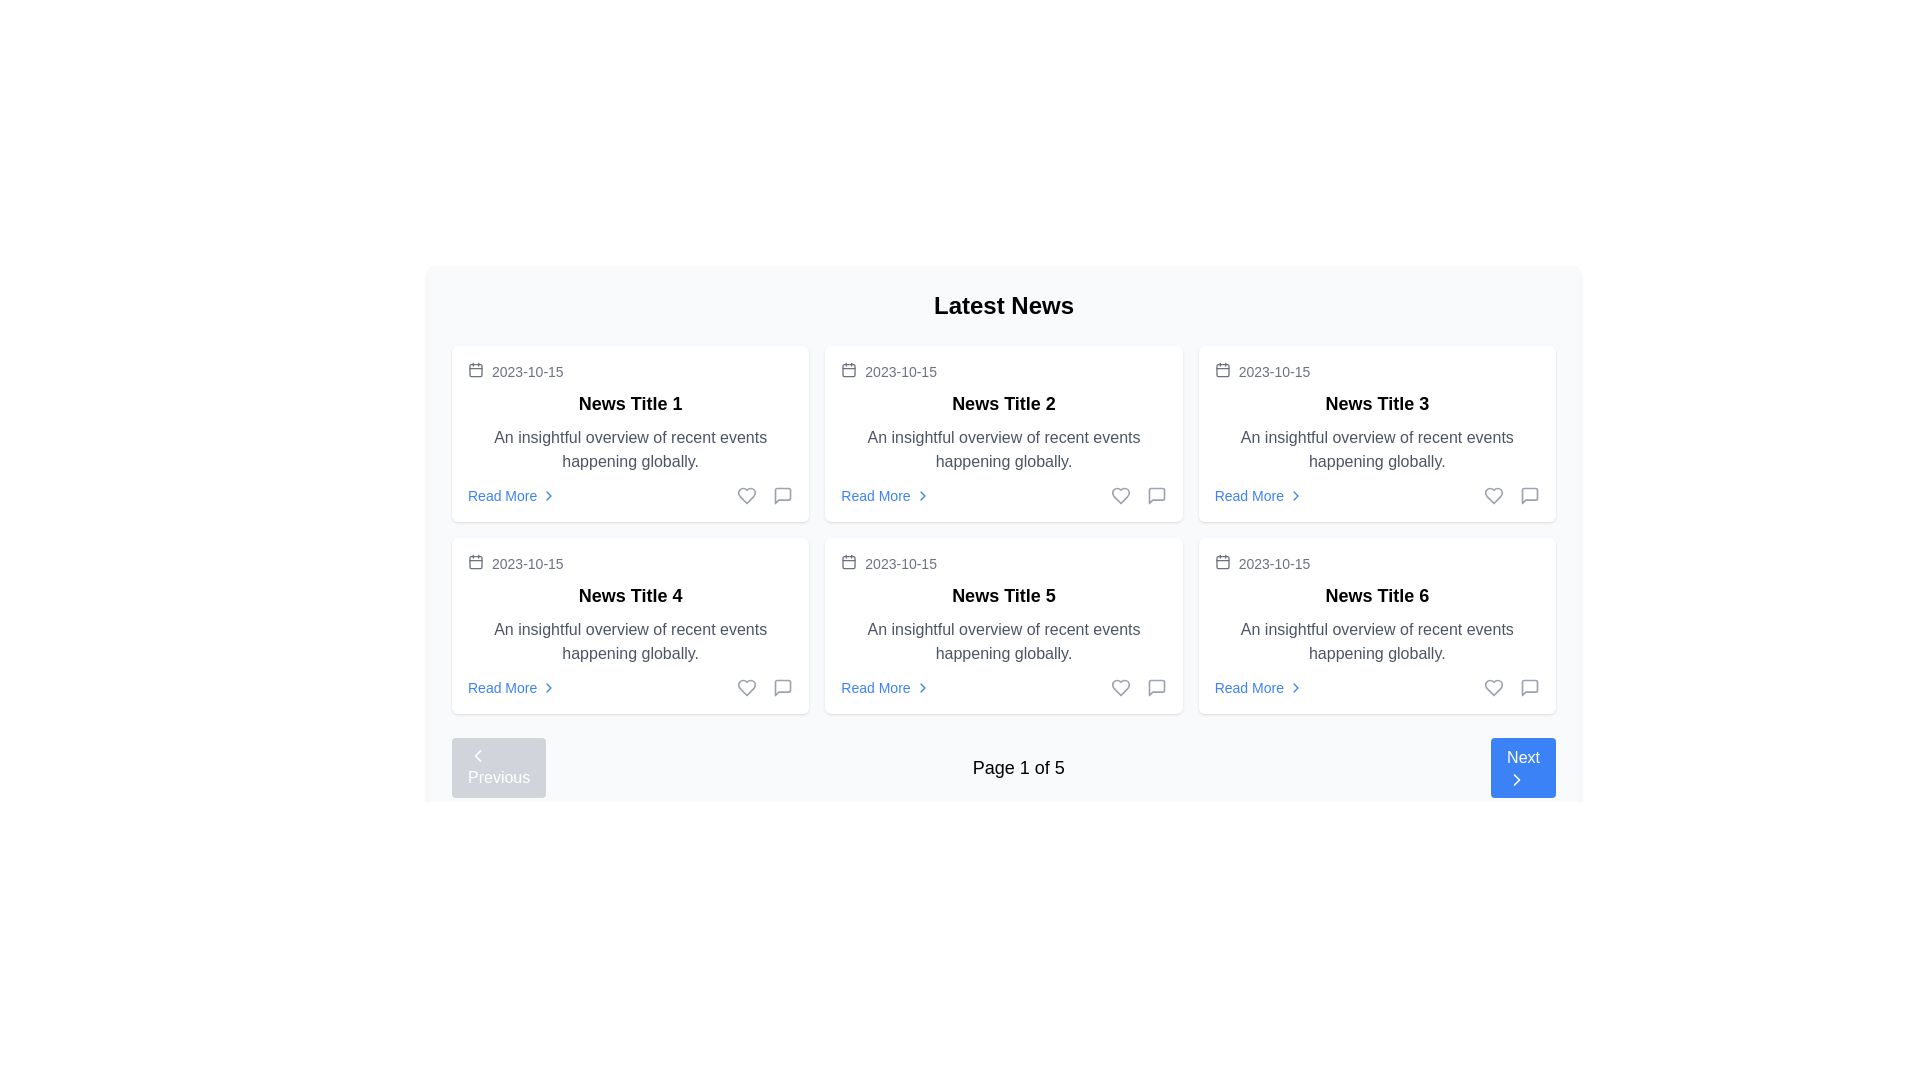  Describe the element at coordinates (502, 686) in the screenshot. I see `the Text link for 'News Title 4' located at the lower left of the news card` at that location.